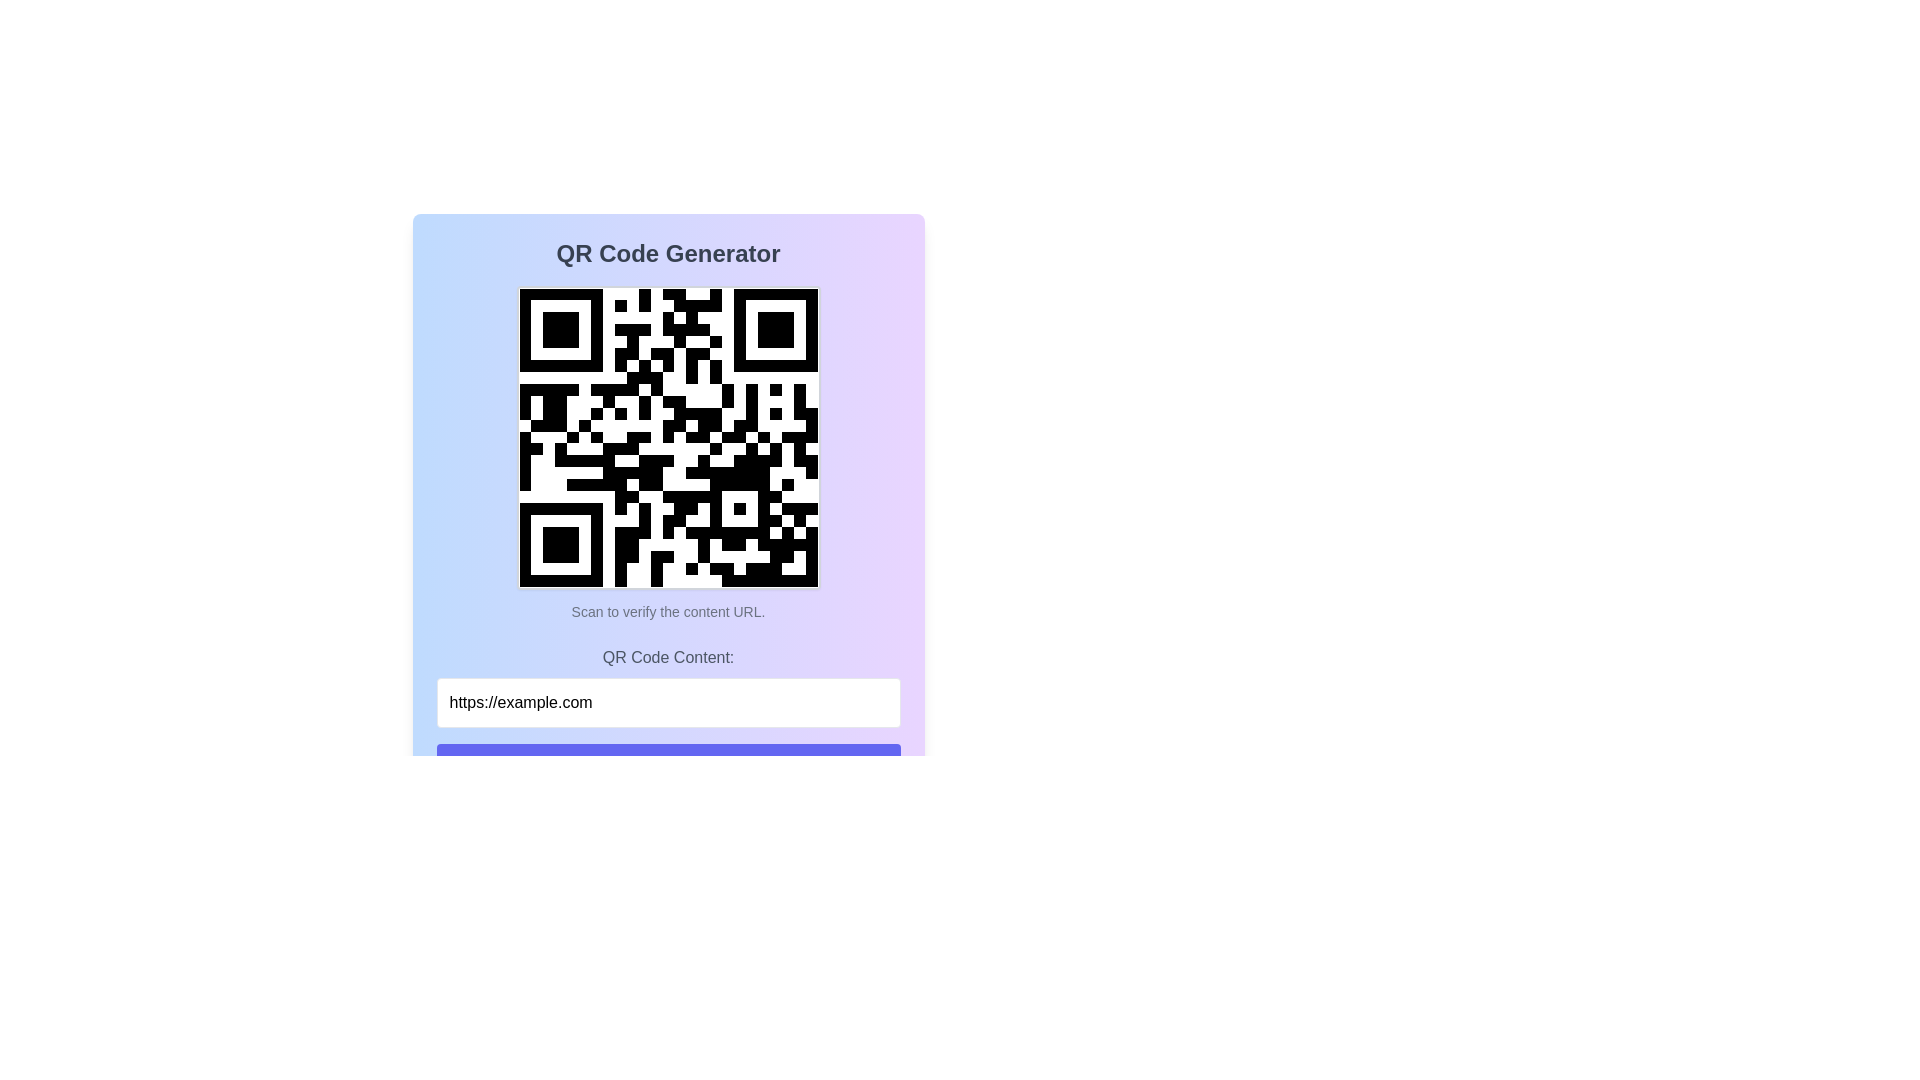 Image resolution: width=1920 pixels, height=1080 pixels. Describe the element at coordinates (668, 611) in the screenshot. I see `the static text label that reads 'Scan to verify the content URL.', which is located below the QR code` at that location.